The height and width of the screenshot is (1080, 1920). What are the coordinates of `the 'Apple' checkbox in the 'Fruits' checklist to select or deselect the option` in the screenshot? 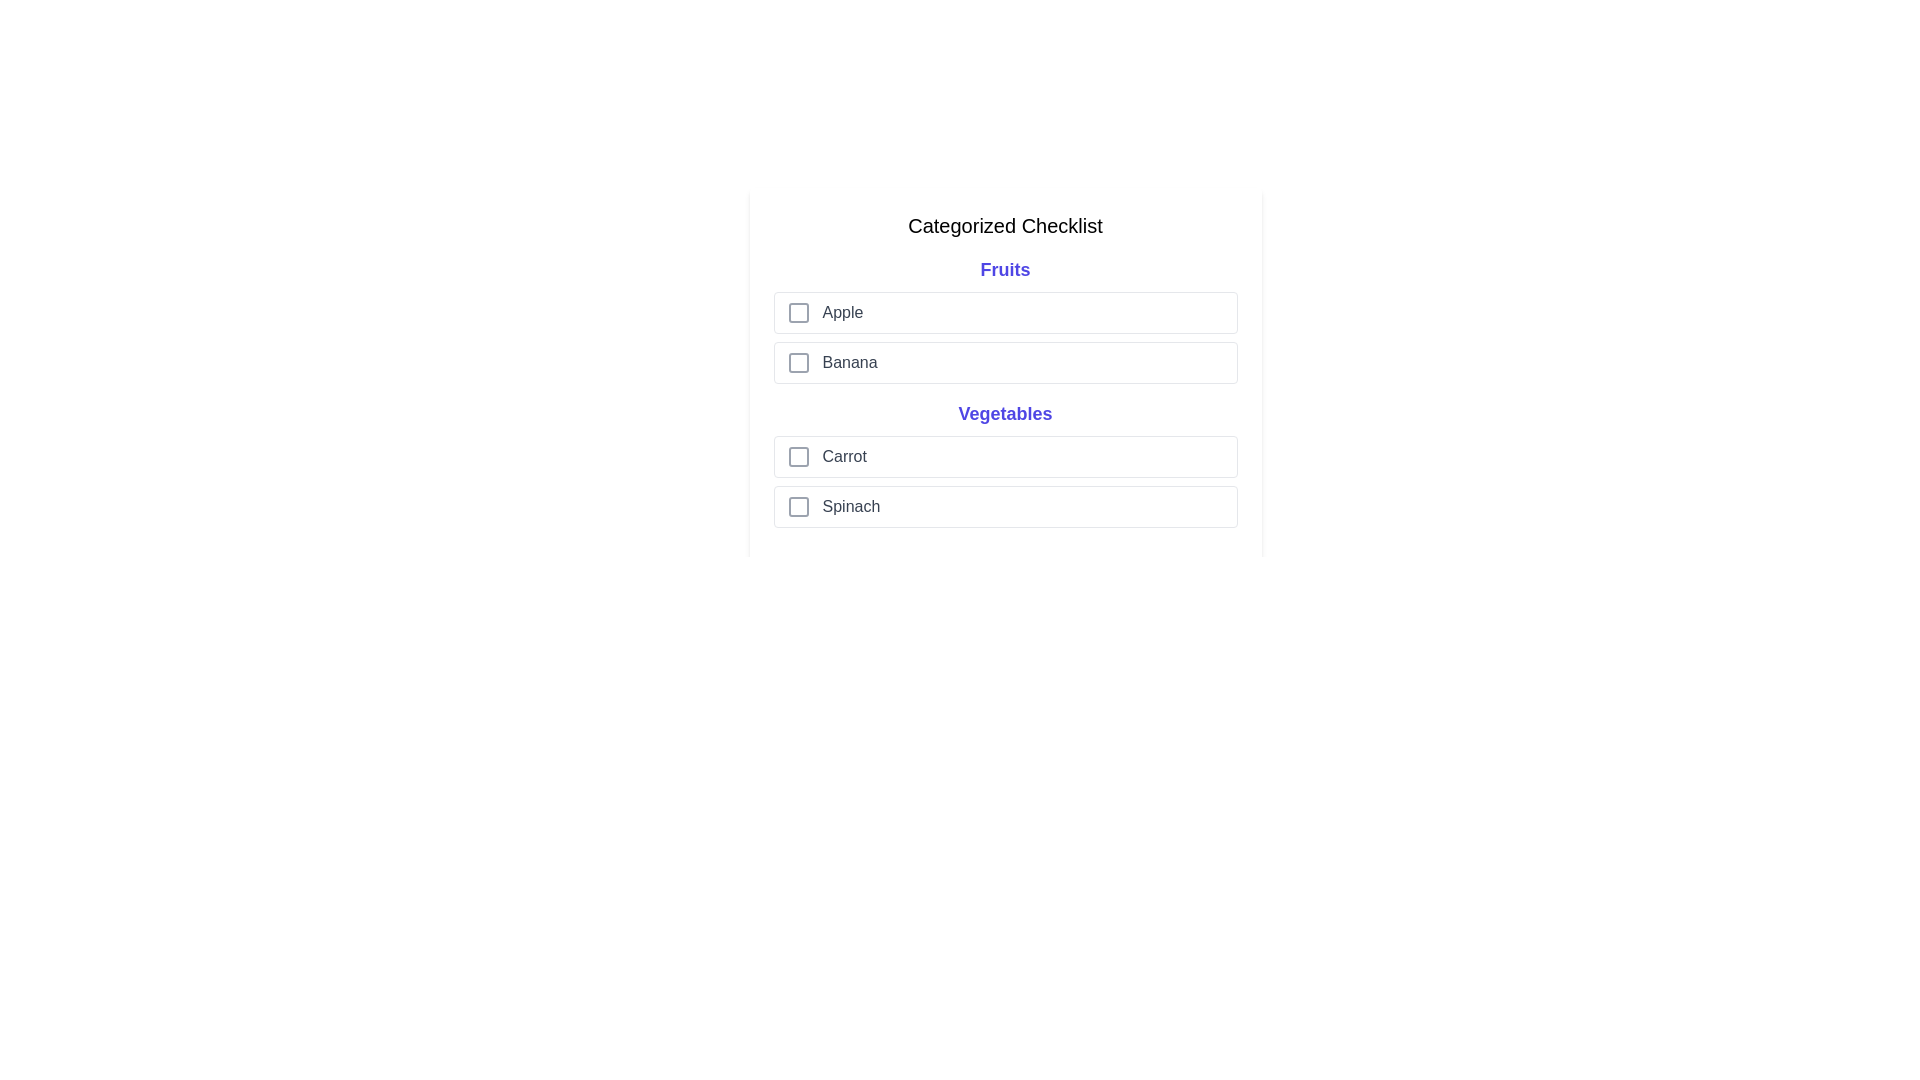 It's located at (1005, 312).